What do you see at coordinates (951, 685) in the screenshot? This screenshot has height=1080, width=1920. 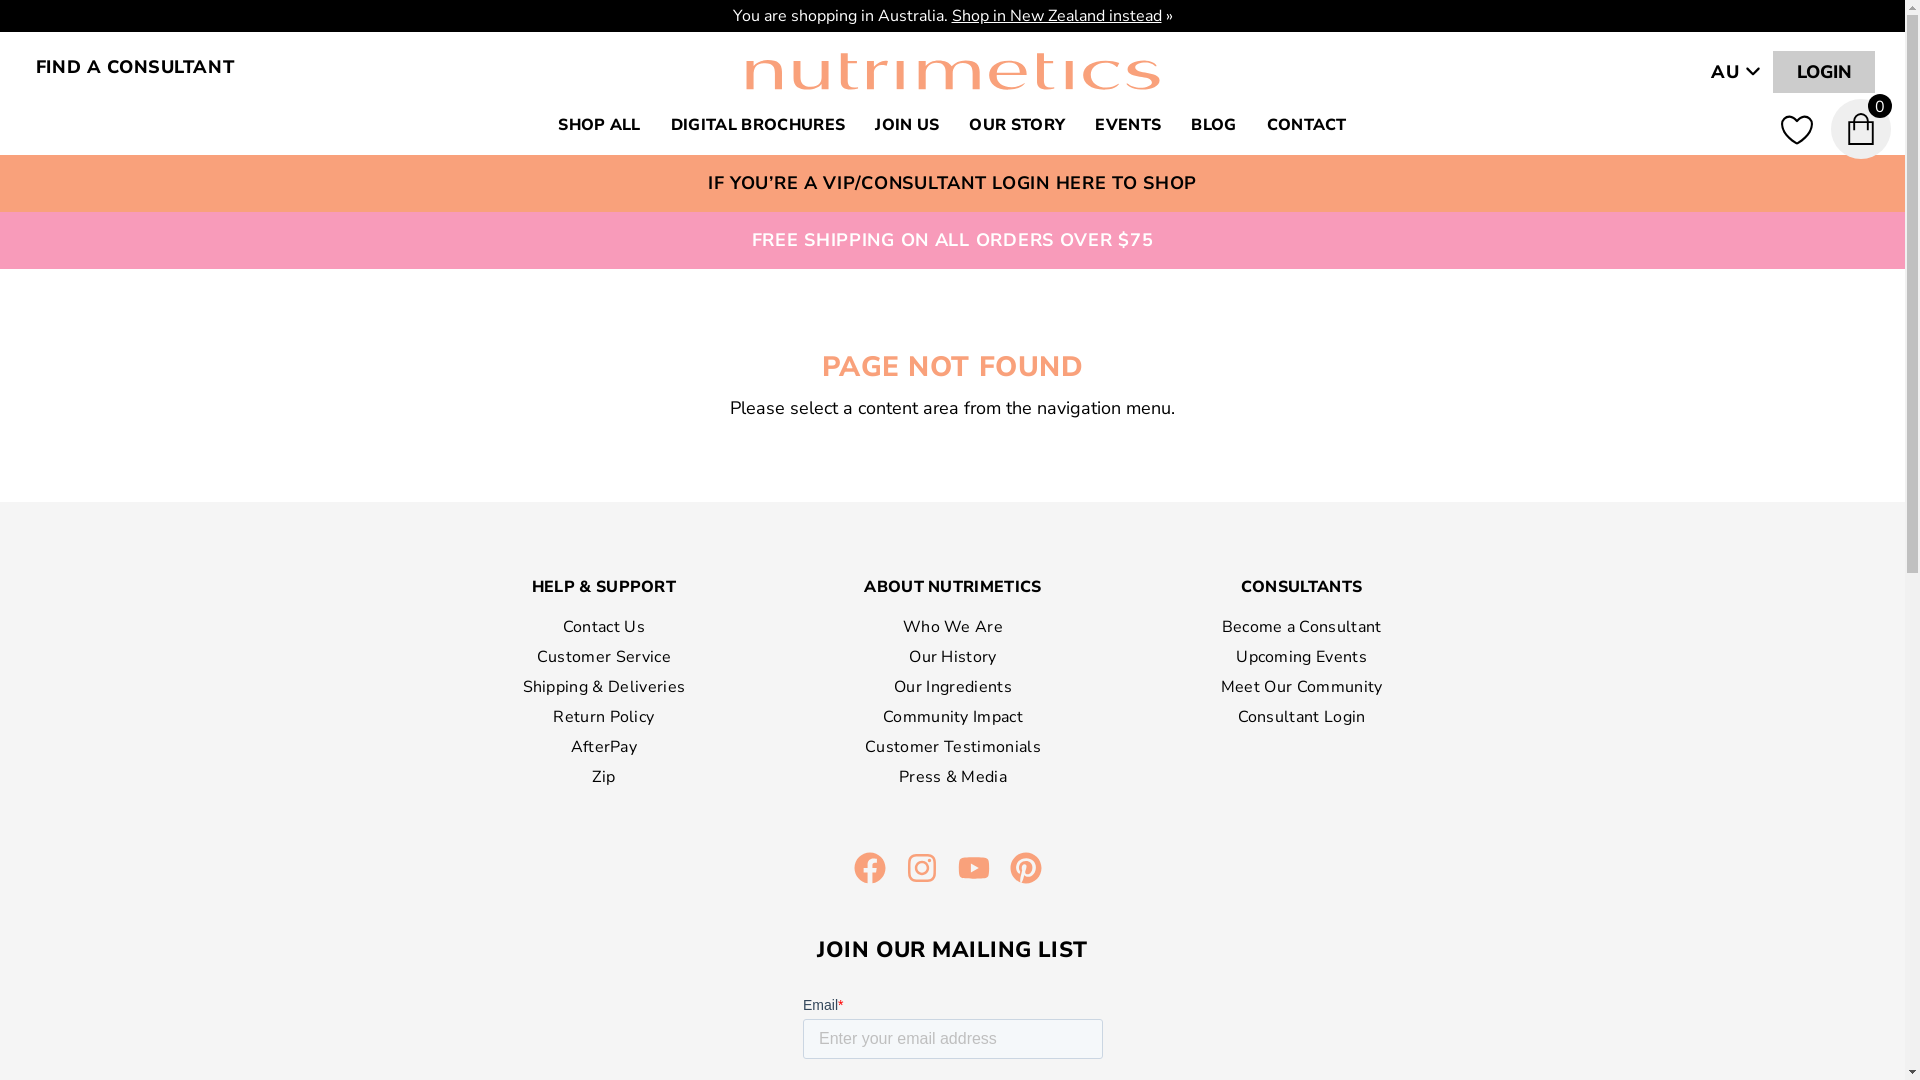 I see `'Our Ingredients'` at bounding box center [951, 685].